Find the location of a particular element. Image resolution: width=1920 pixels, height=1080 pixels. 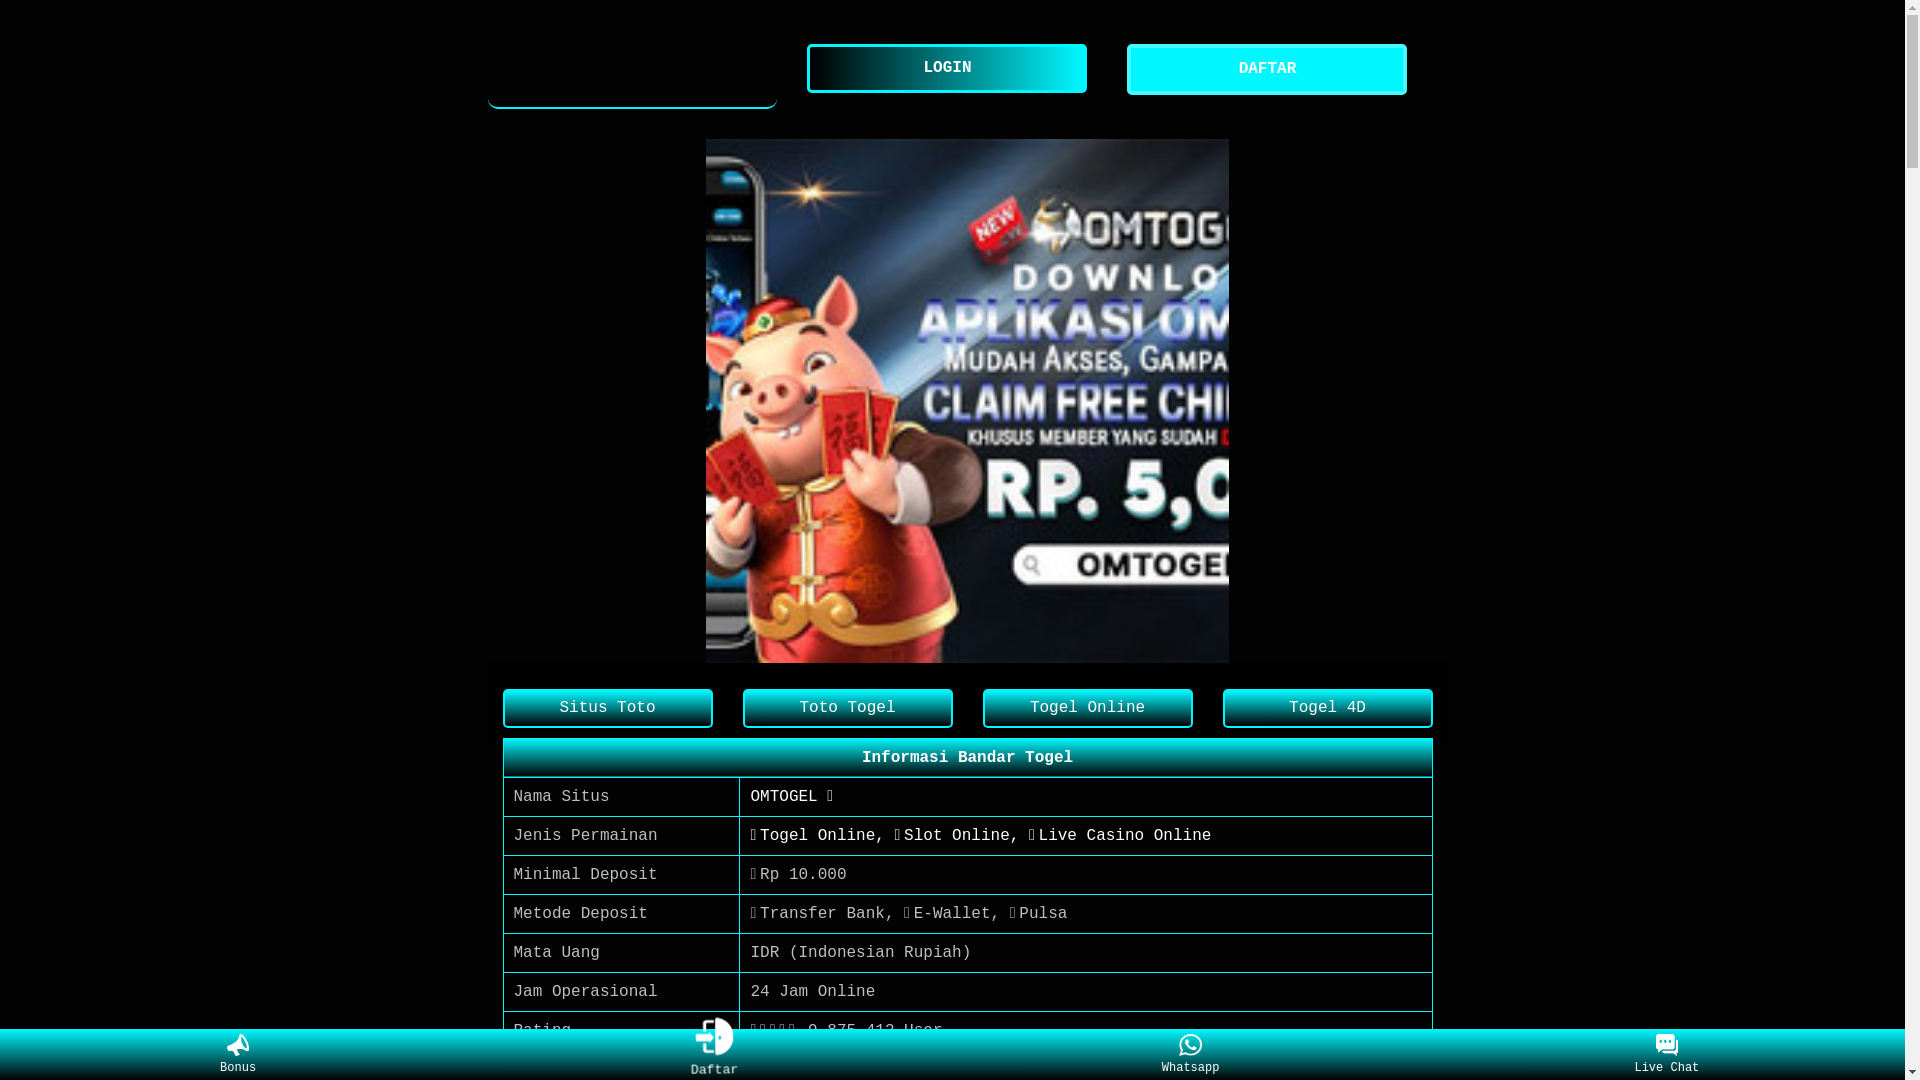

'Bonus' is located at coordinates (201, 1054).